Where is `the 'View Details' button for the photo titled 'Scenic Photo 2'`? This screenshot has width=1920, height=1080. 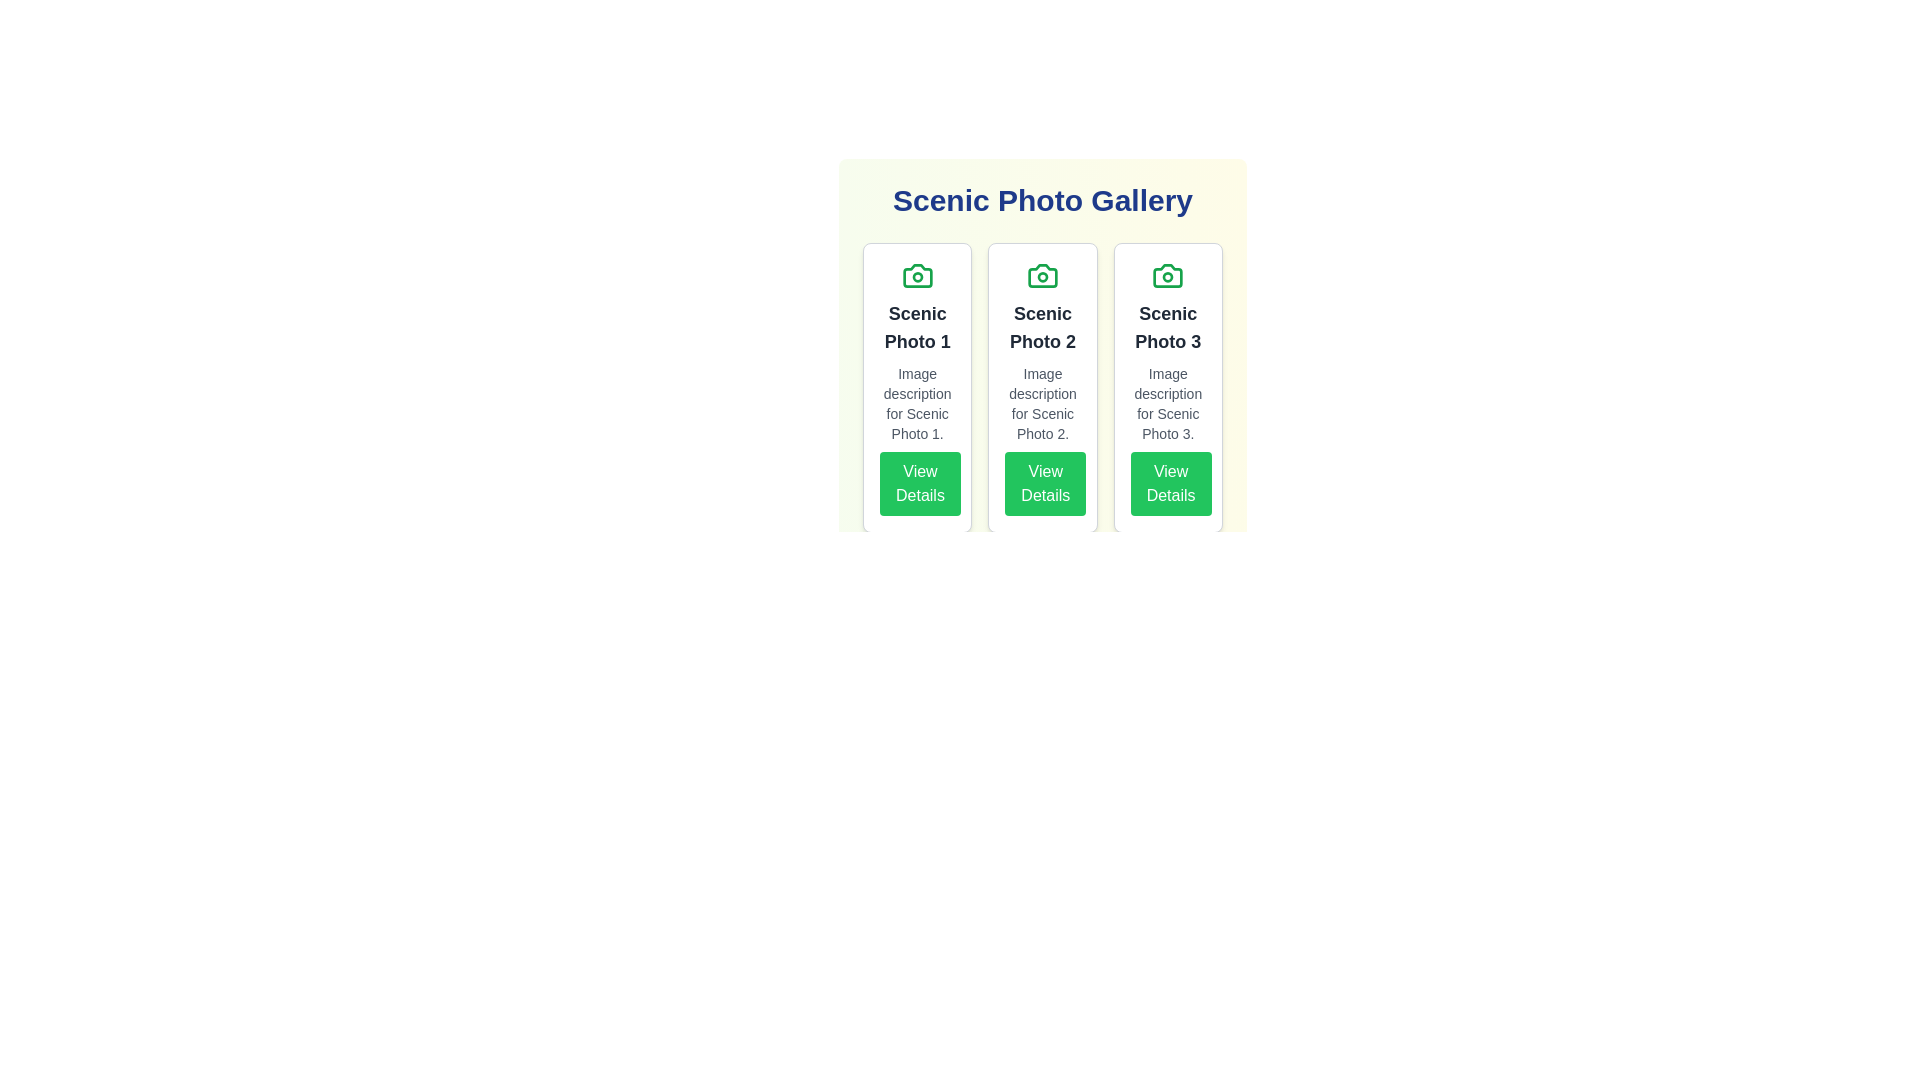 the 'View Details' button for the photo titled 'Scenic Photo 2' is located at coordinates (1044, 483).